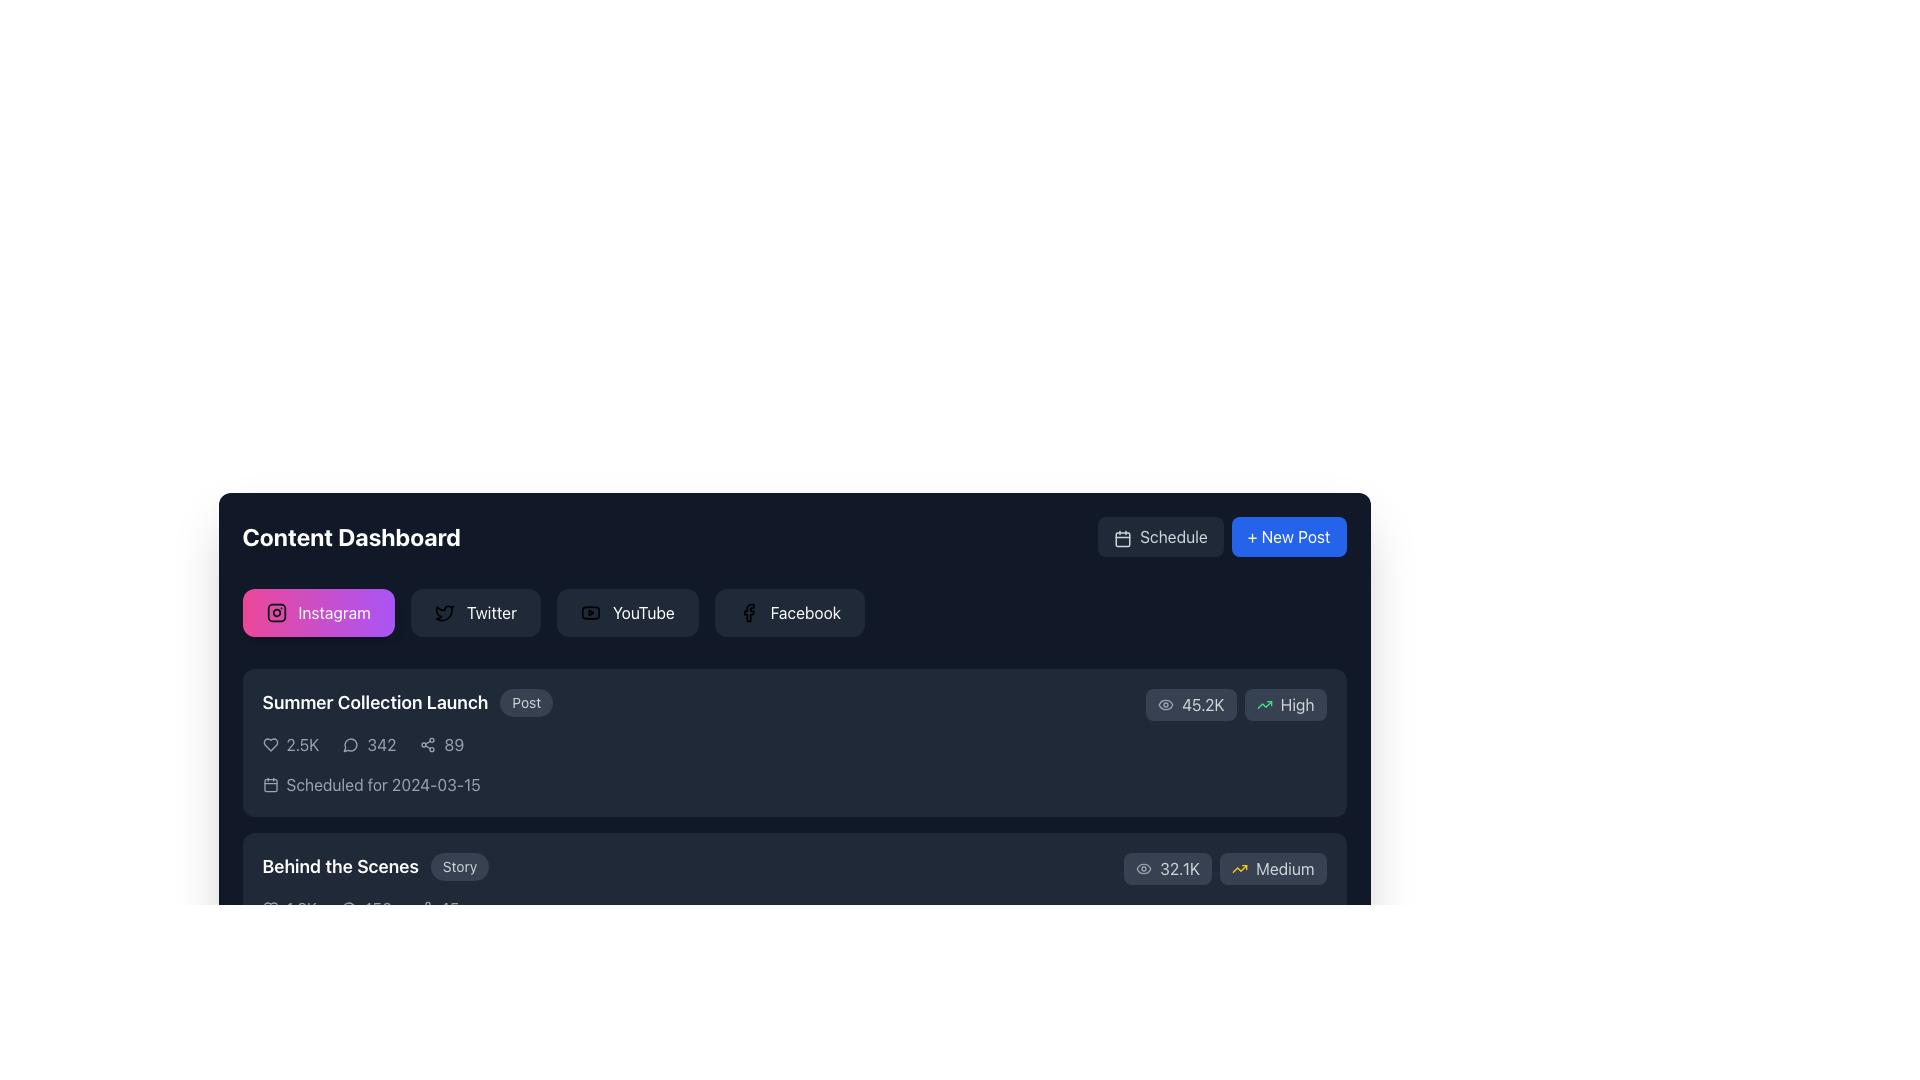  I want to click on label indicating the status or category labeled as 'Medium' located at the bottom-right corner of the card-like structure, which is the second item in a row next to '32.1K' with an eye icon, so click(1272, 867).